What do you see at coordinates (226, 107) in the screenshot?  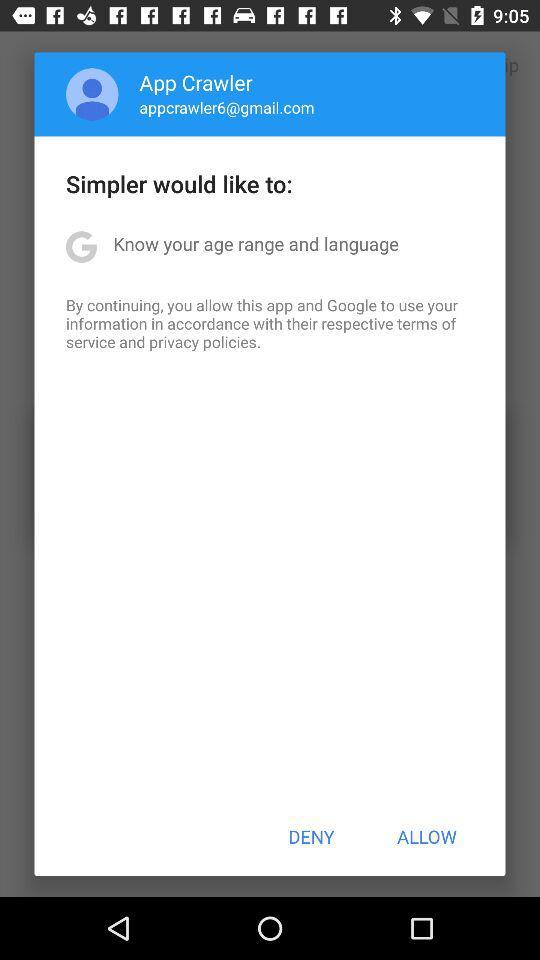 I see `item below the app crawler` at bounding box center [226, 107].